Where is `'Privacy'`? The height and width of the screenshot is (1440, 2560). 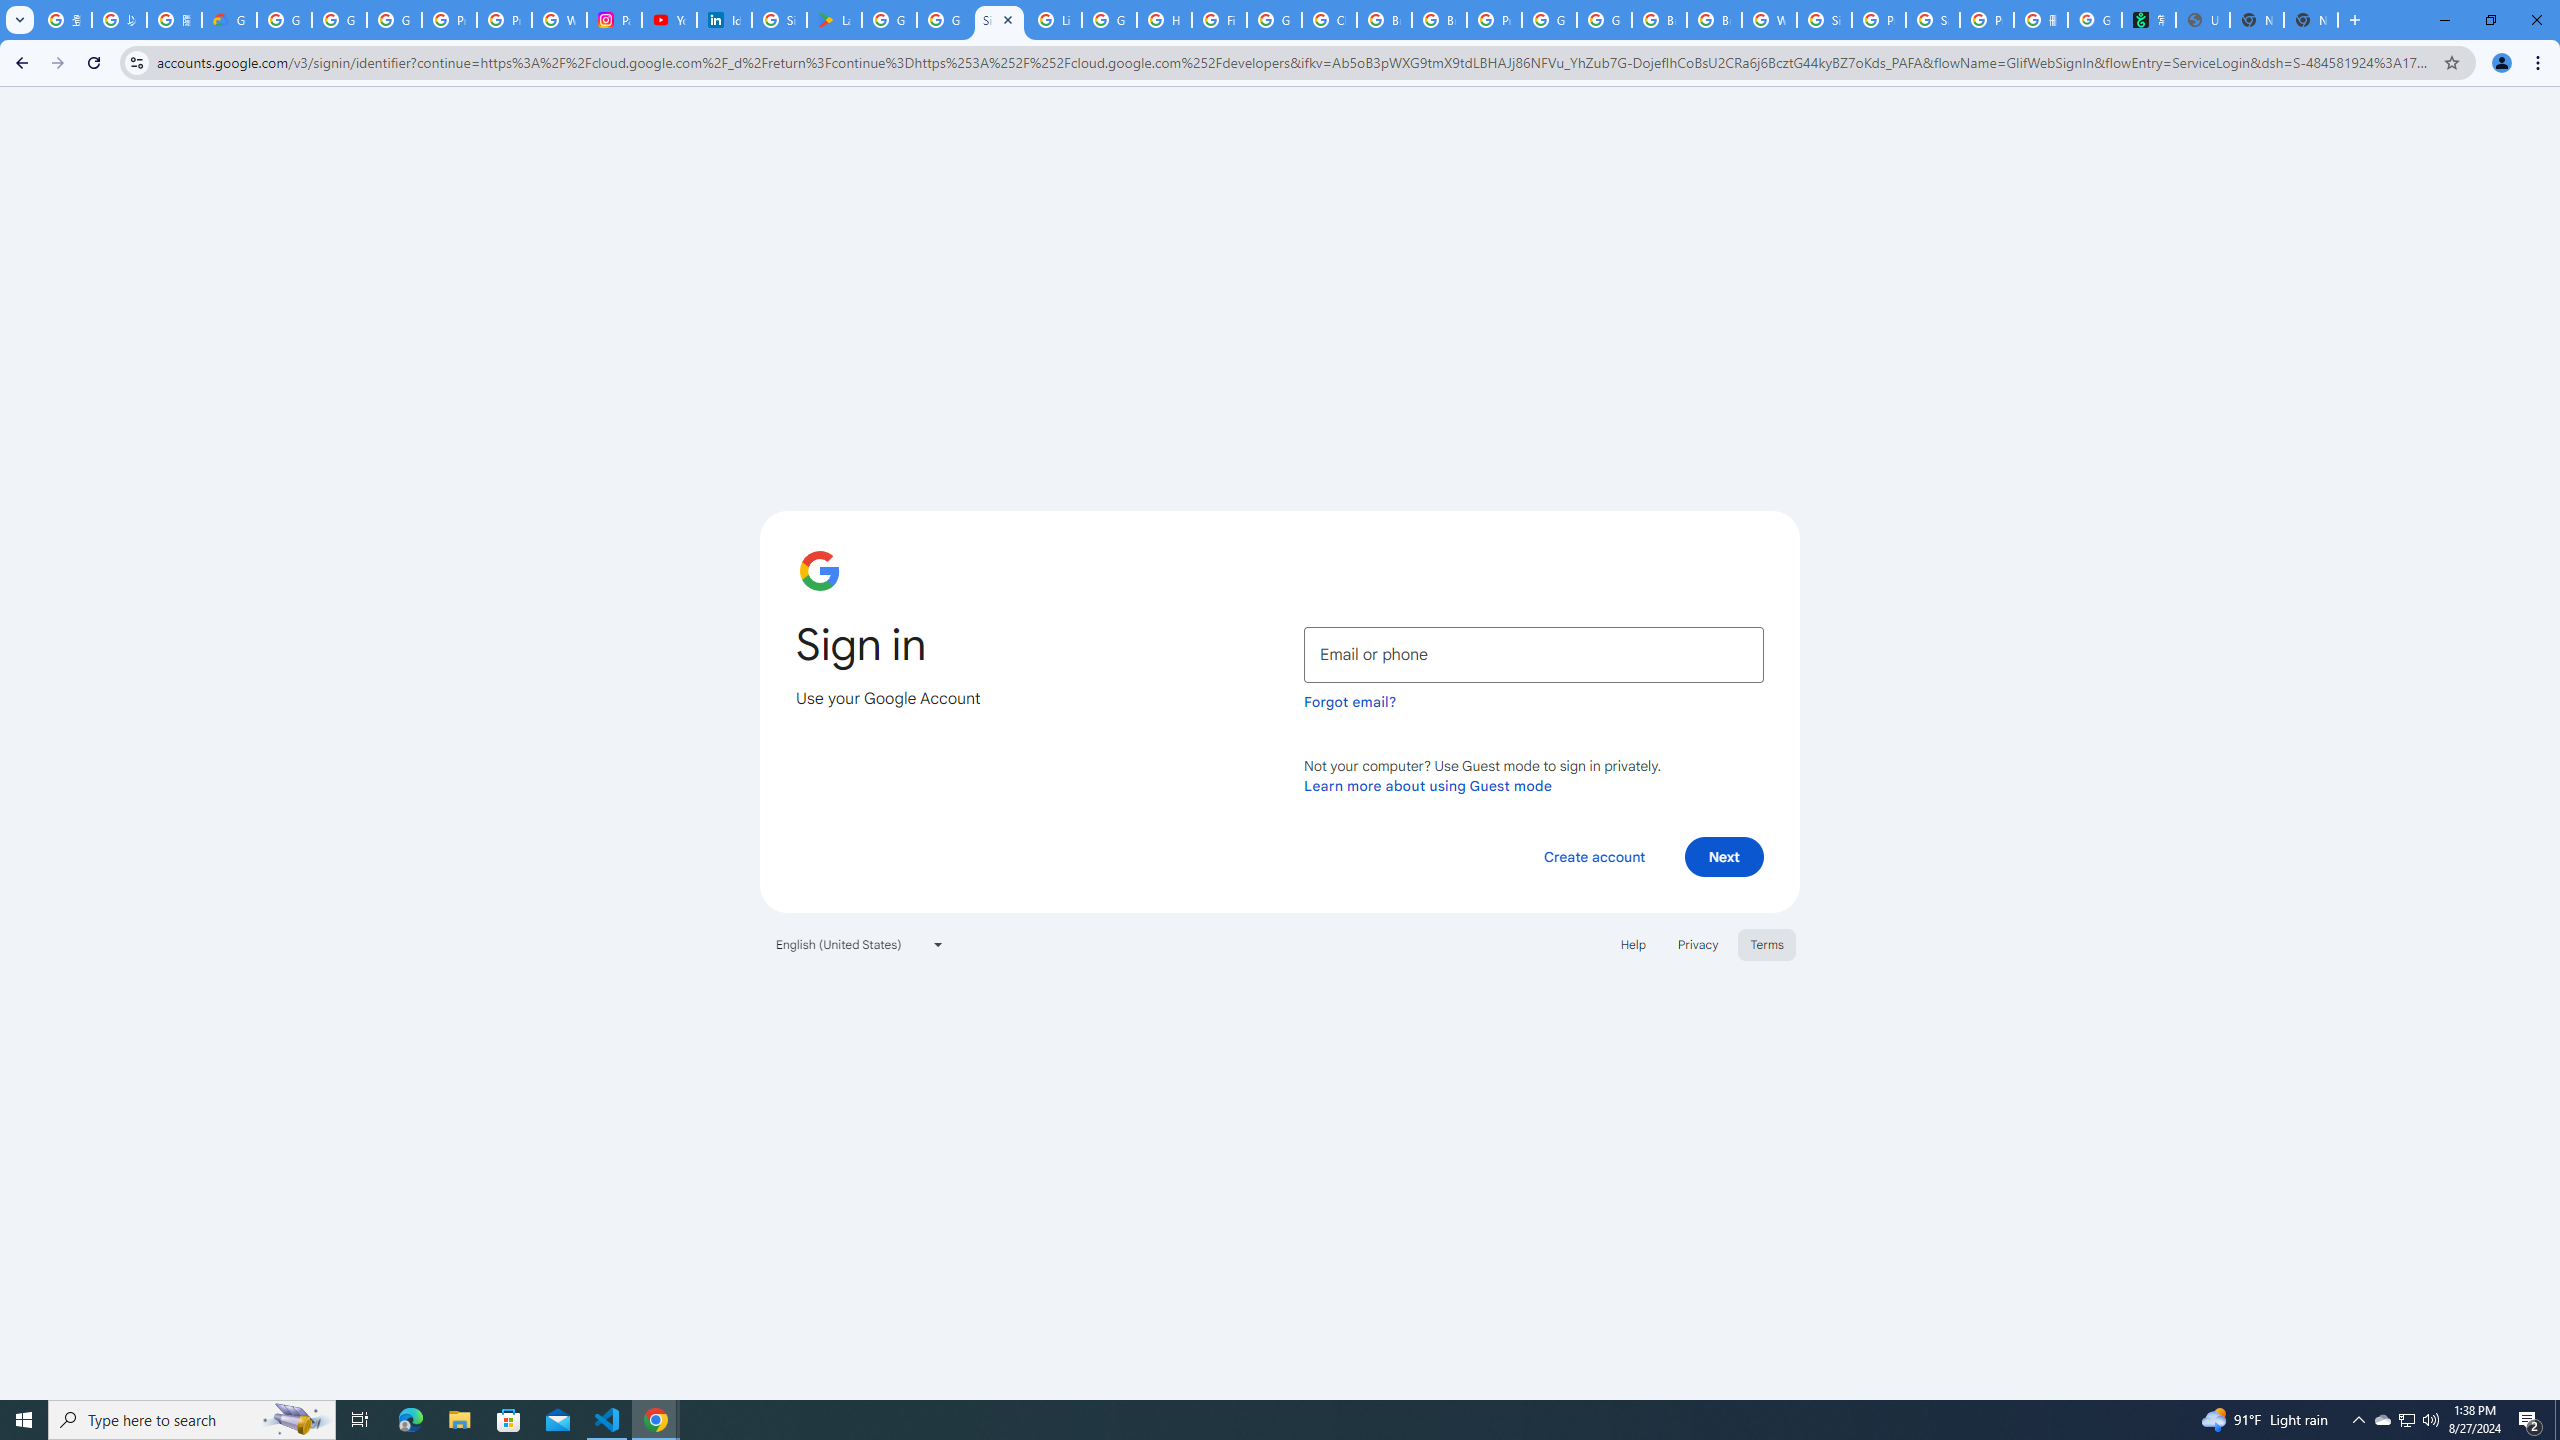
'Privacy' is located at coordinates (1696, 942).